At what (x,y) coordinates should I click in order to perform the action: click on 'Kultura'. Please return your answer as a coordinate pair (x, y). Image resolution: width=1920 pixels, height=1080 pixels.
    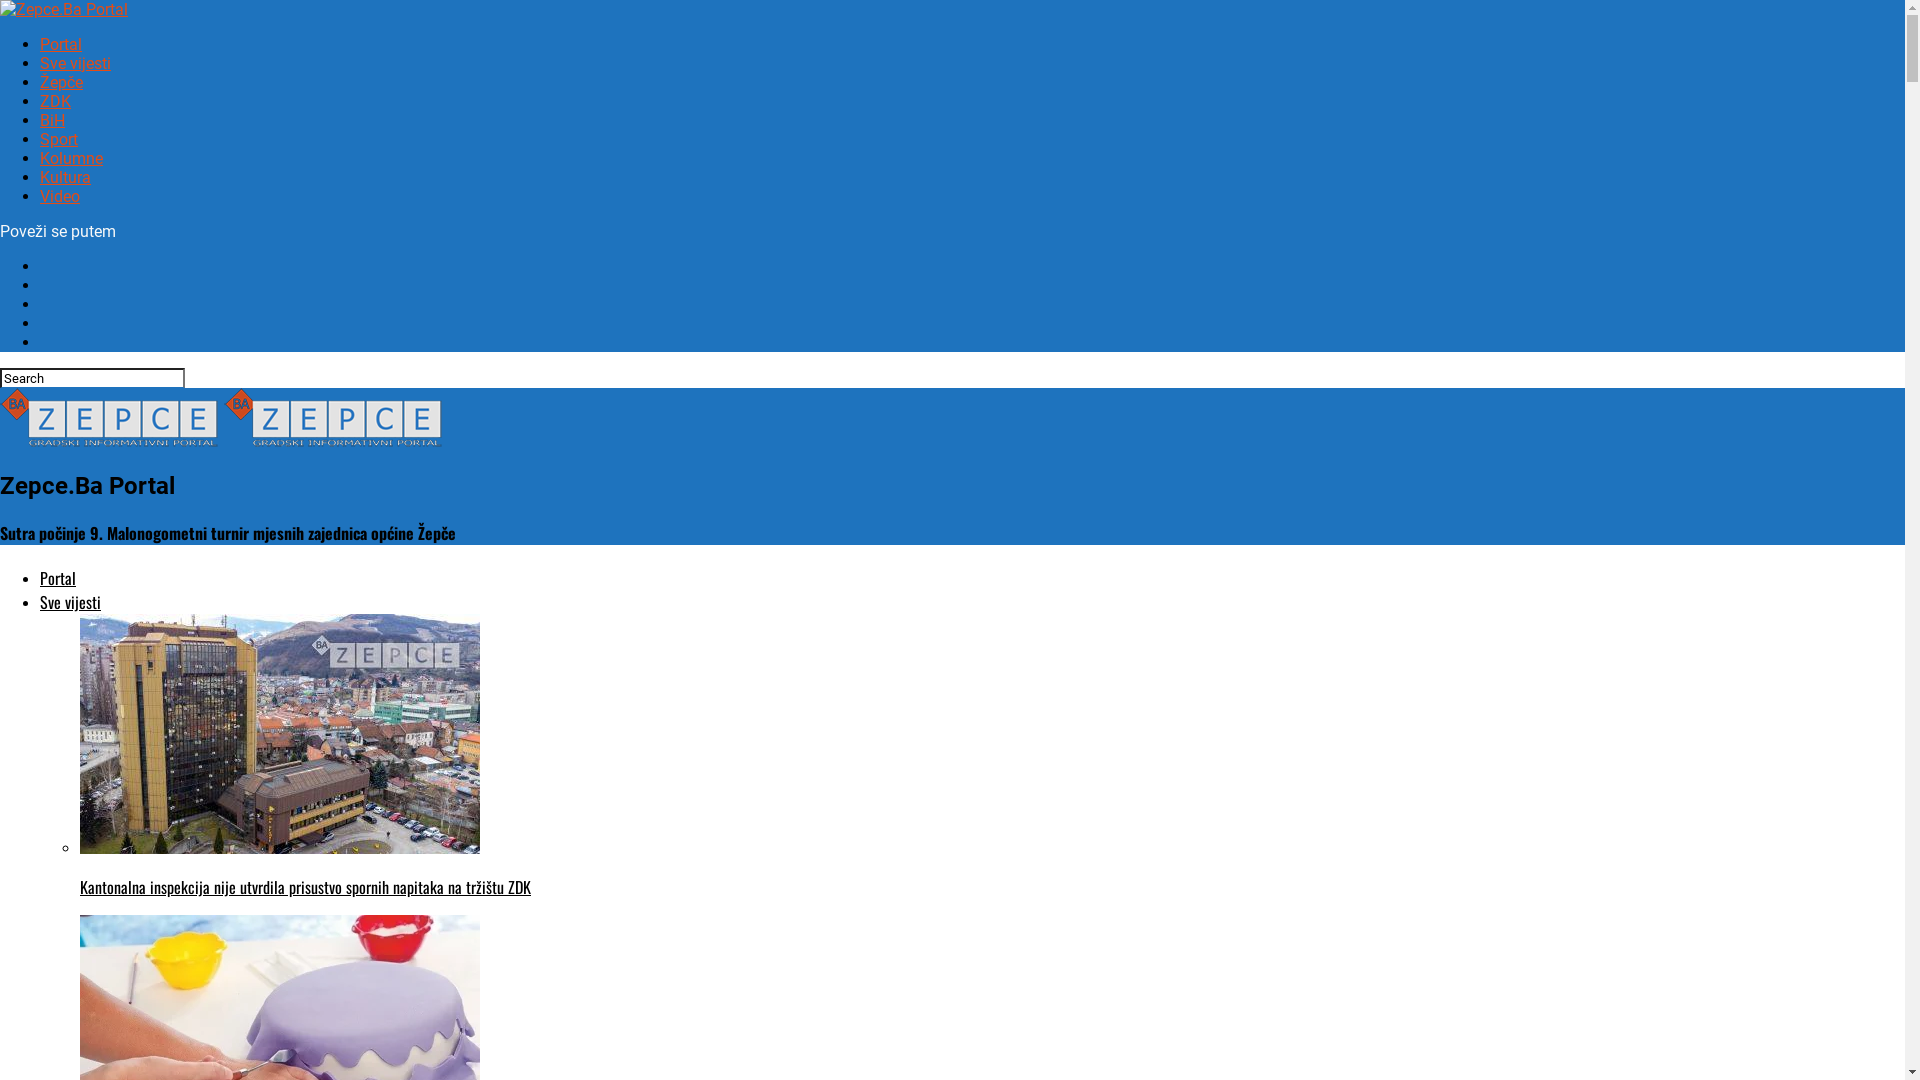
    Looking at the image, I should click on (39, 176).